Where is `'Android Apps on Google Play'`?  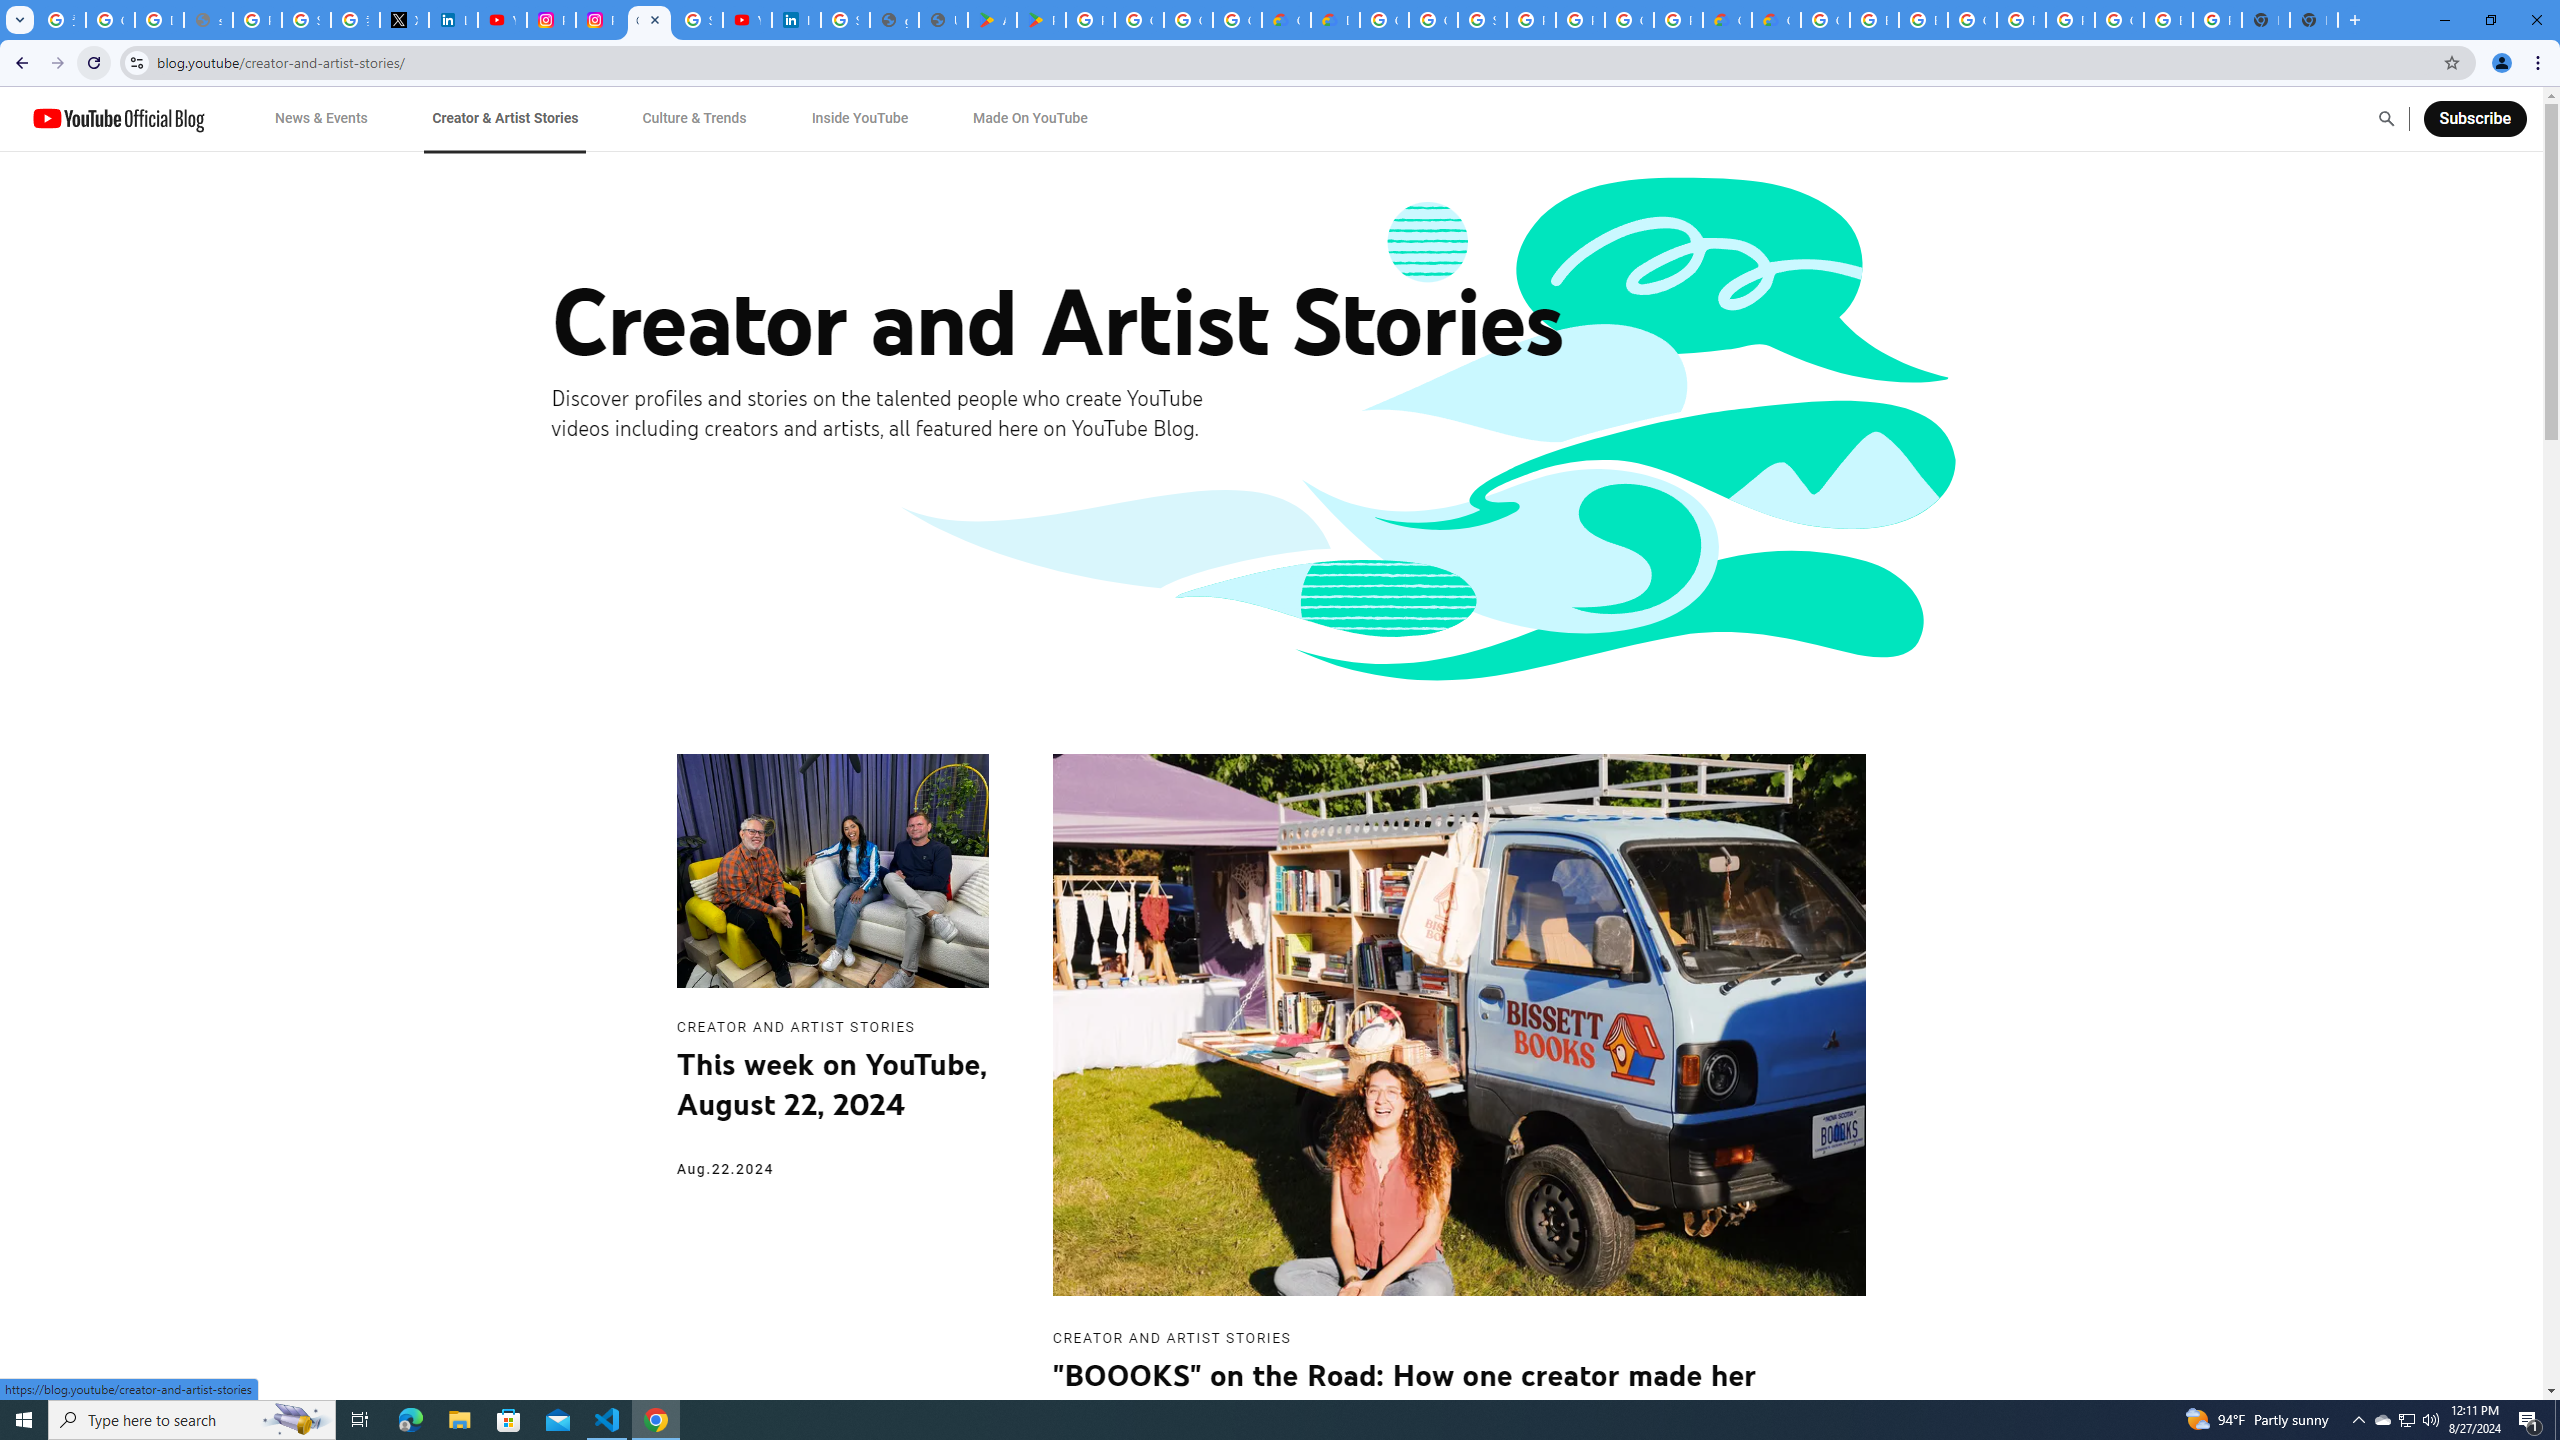 'Android Apps on Google Play' is located at coordinates (992, 19).